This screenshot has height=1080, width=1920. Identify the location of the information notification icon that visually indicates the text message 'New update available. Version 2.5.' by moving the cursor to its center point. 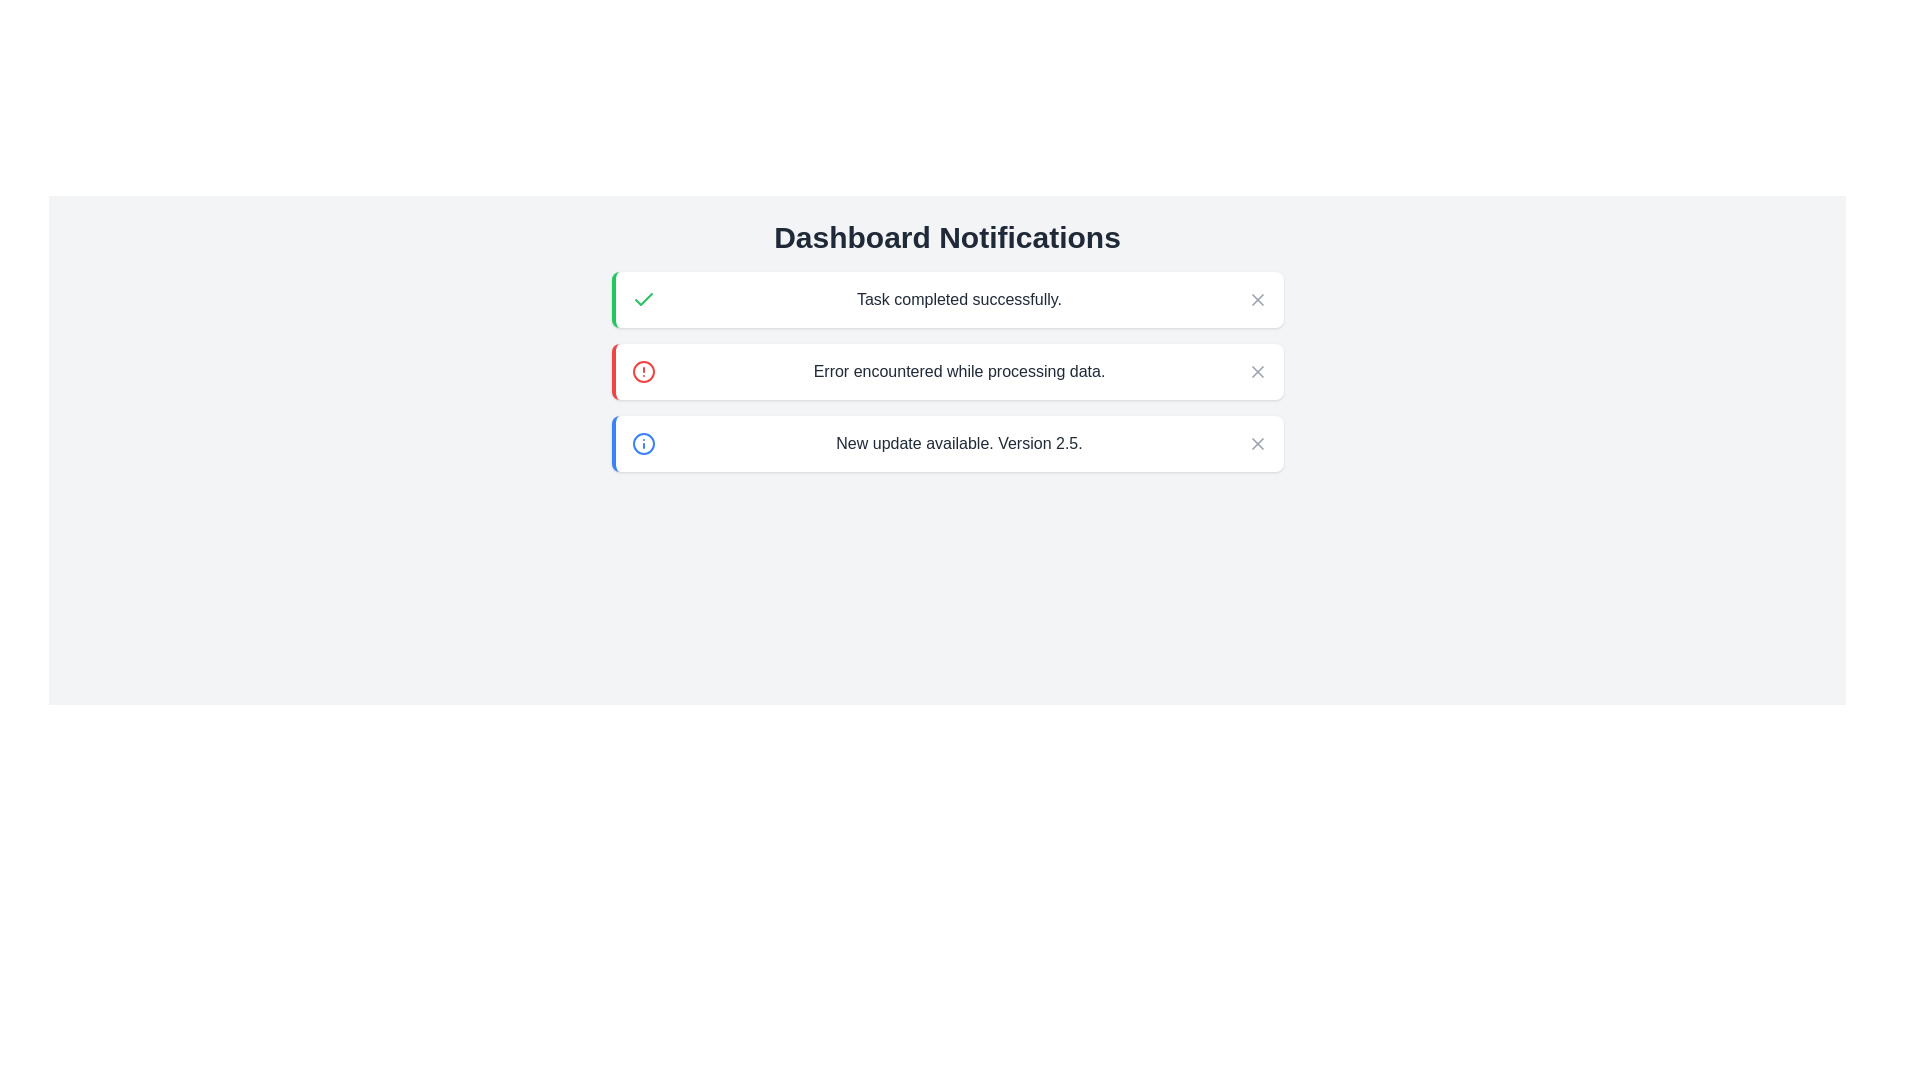
(643, 442).